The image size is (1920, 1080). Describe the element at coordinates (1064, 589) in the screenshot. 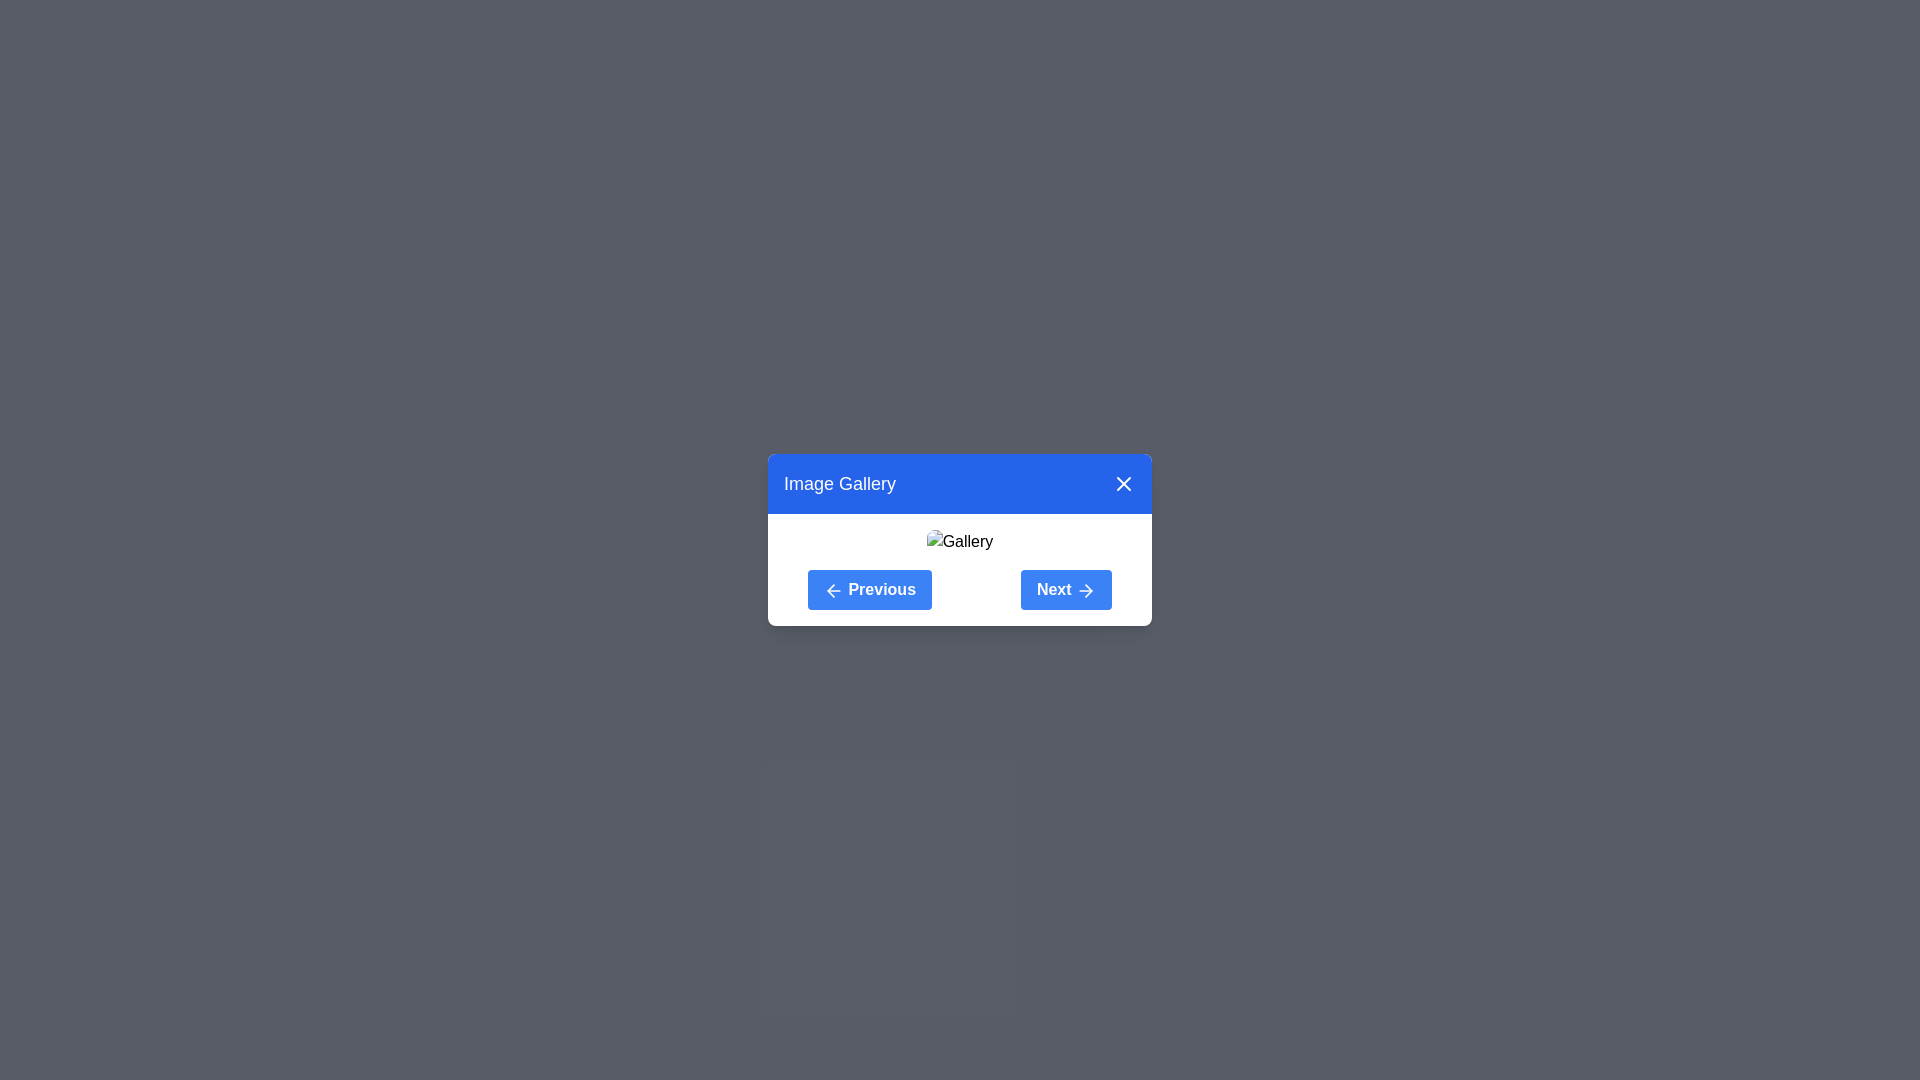

I see `the 'Next' button to navigate to the next image` at that location.